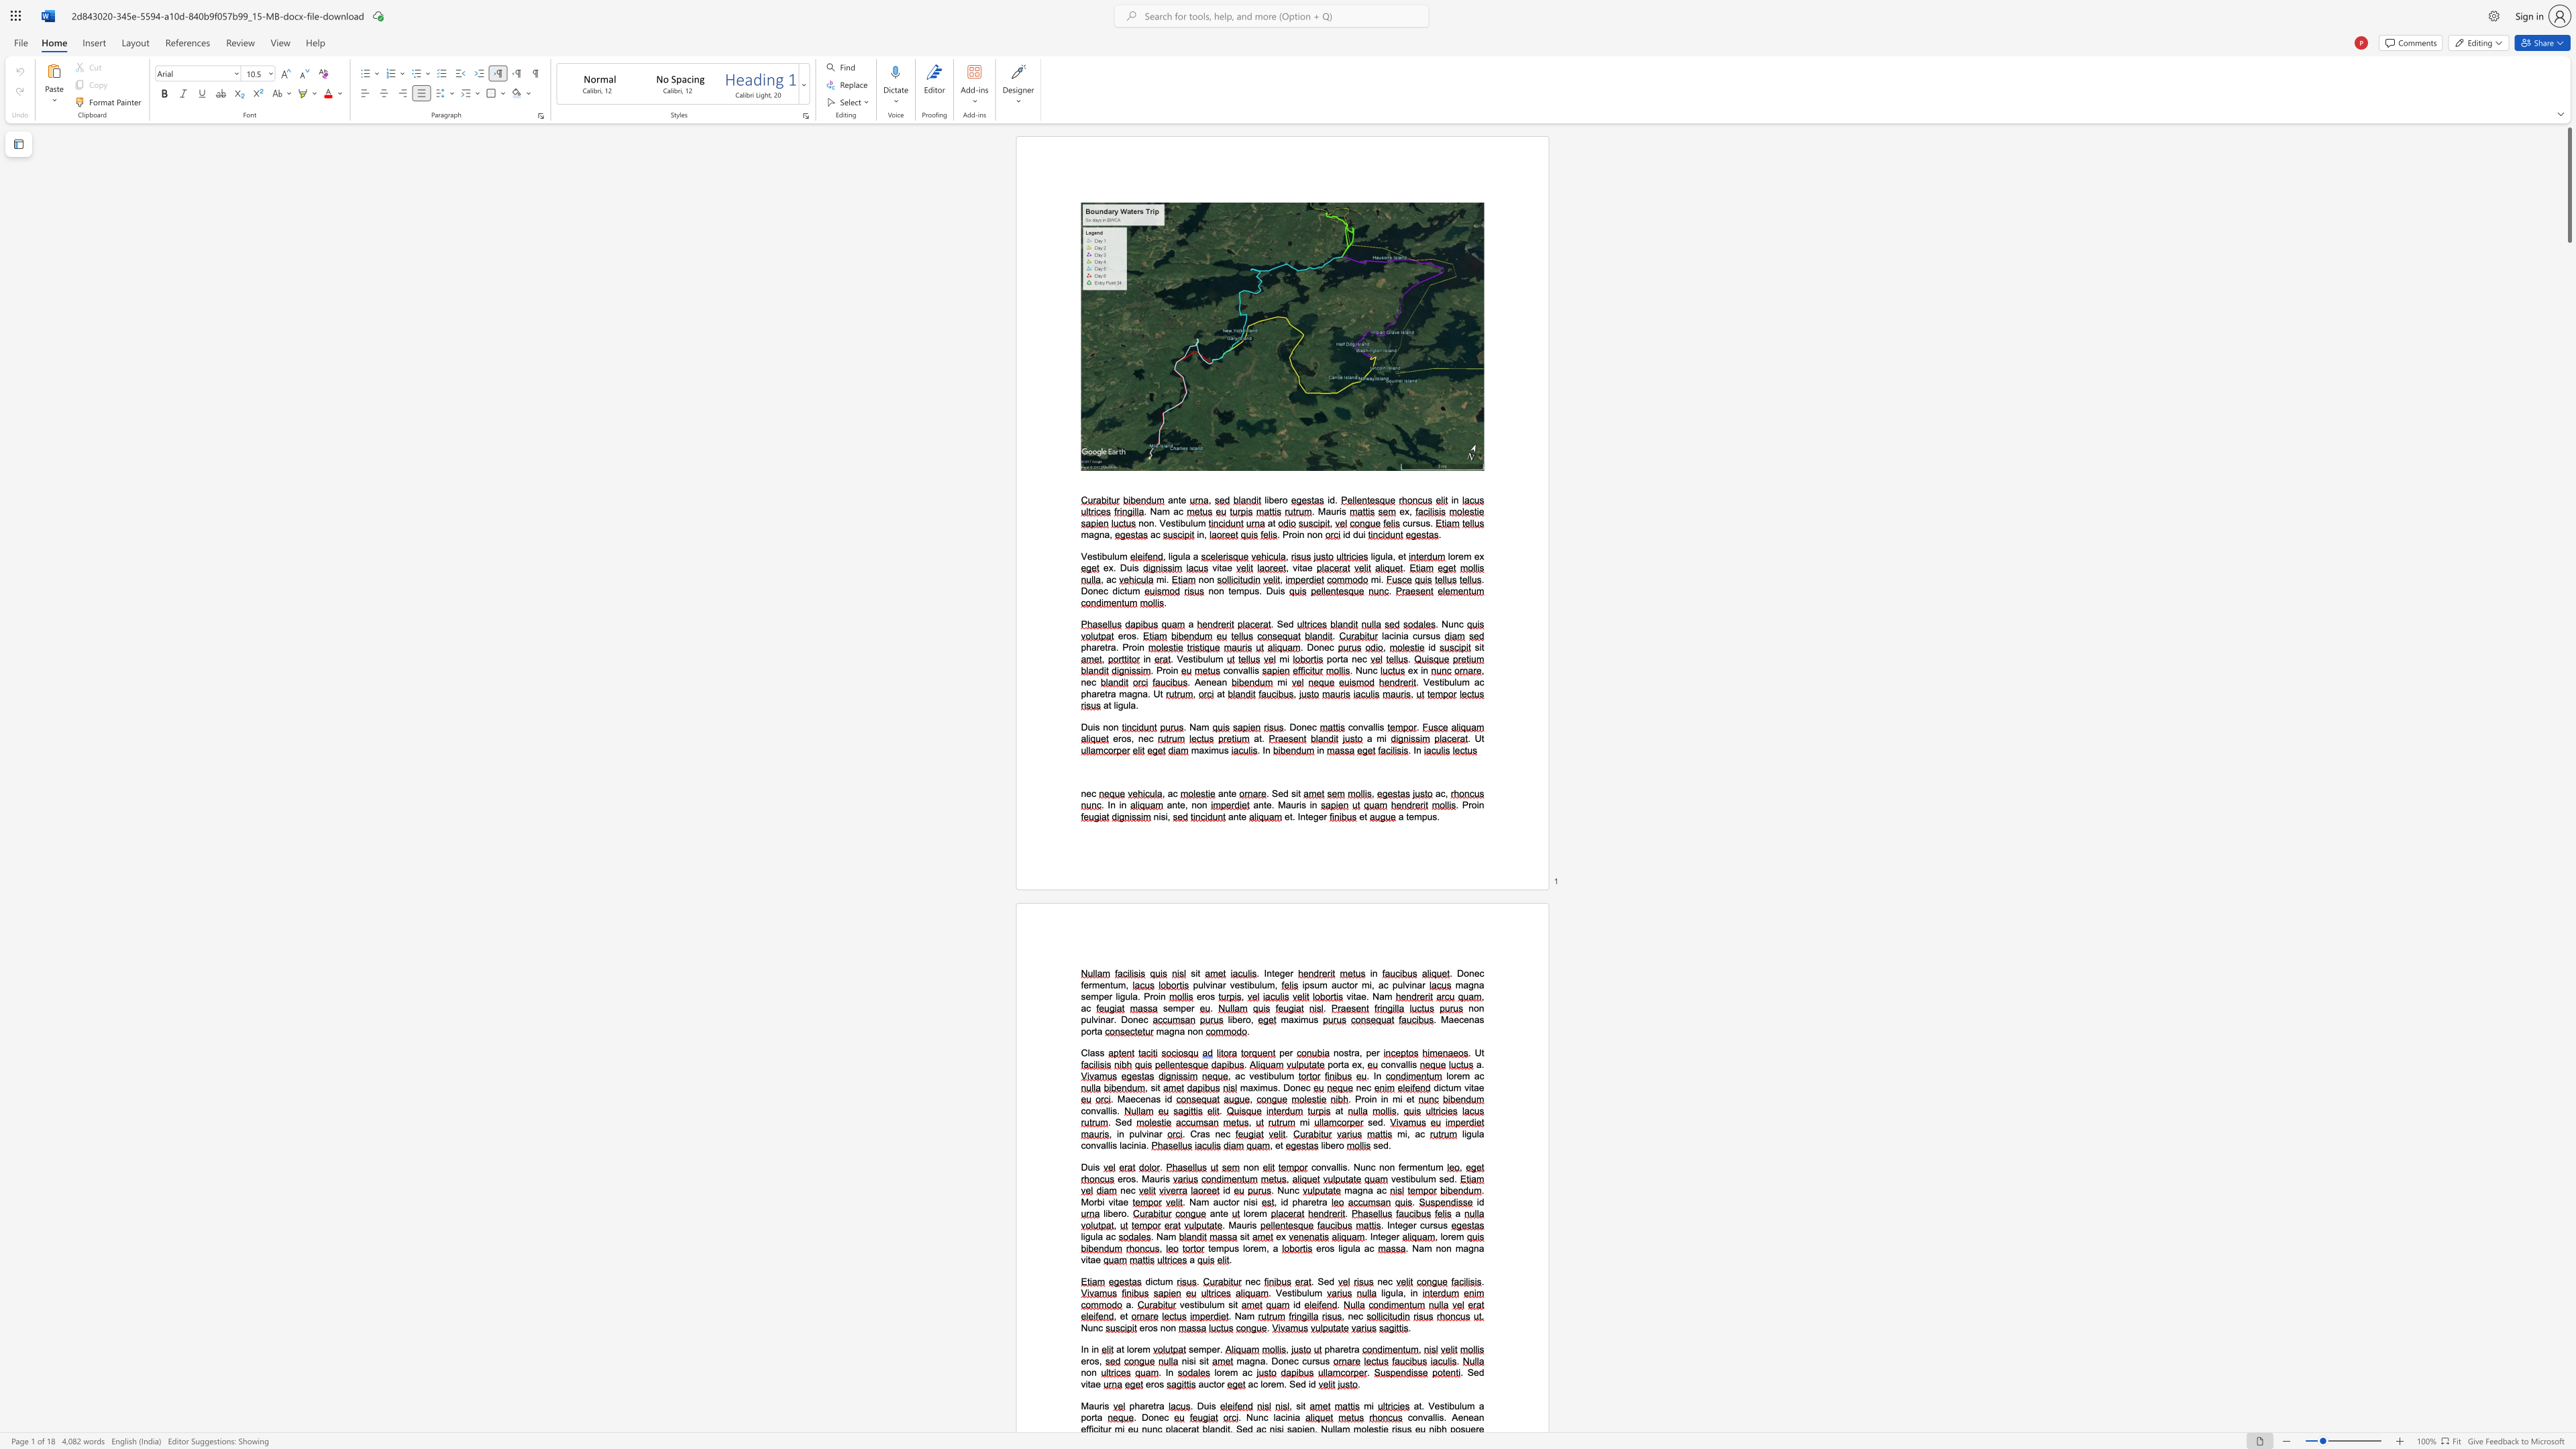  I want to click on the 1th character "n" in the text, so click(1391, 1224).